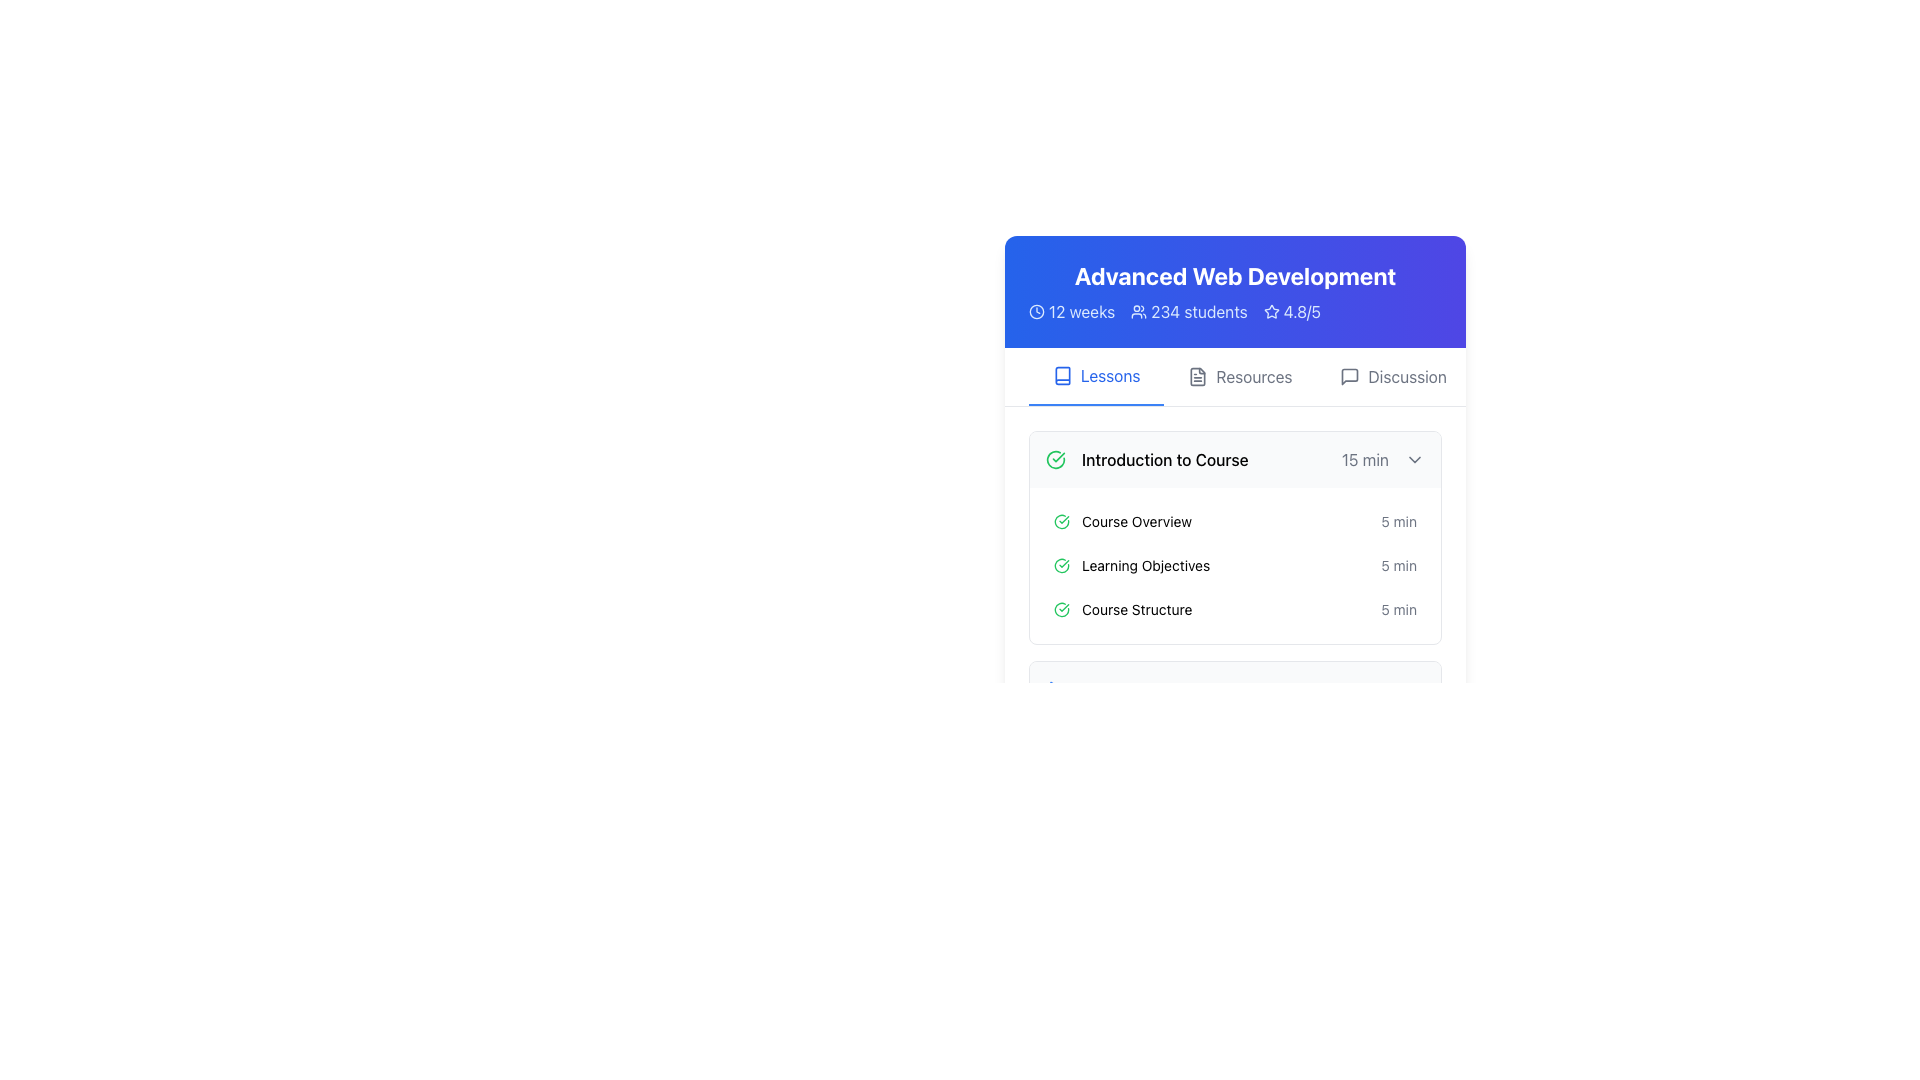 This screenshot has width=1920, height=1080. Describe the element at coordinates (1234, 292) in the screenshot. I see `the Informational display section featuring the bold white text 'Advanced Web Development' and a gradient background transitioning from blue to indigo` at that location.